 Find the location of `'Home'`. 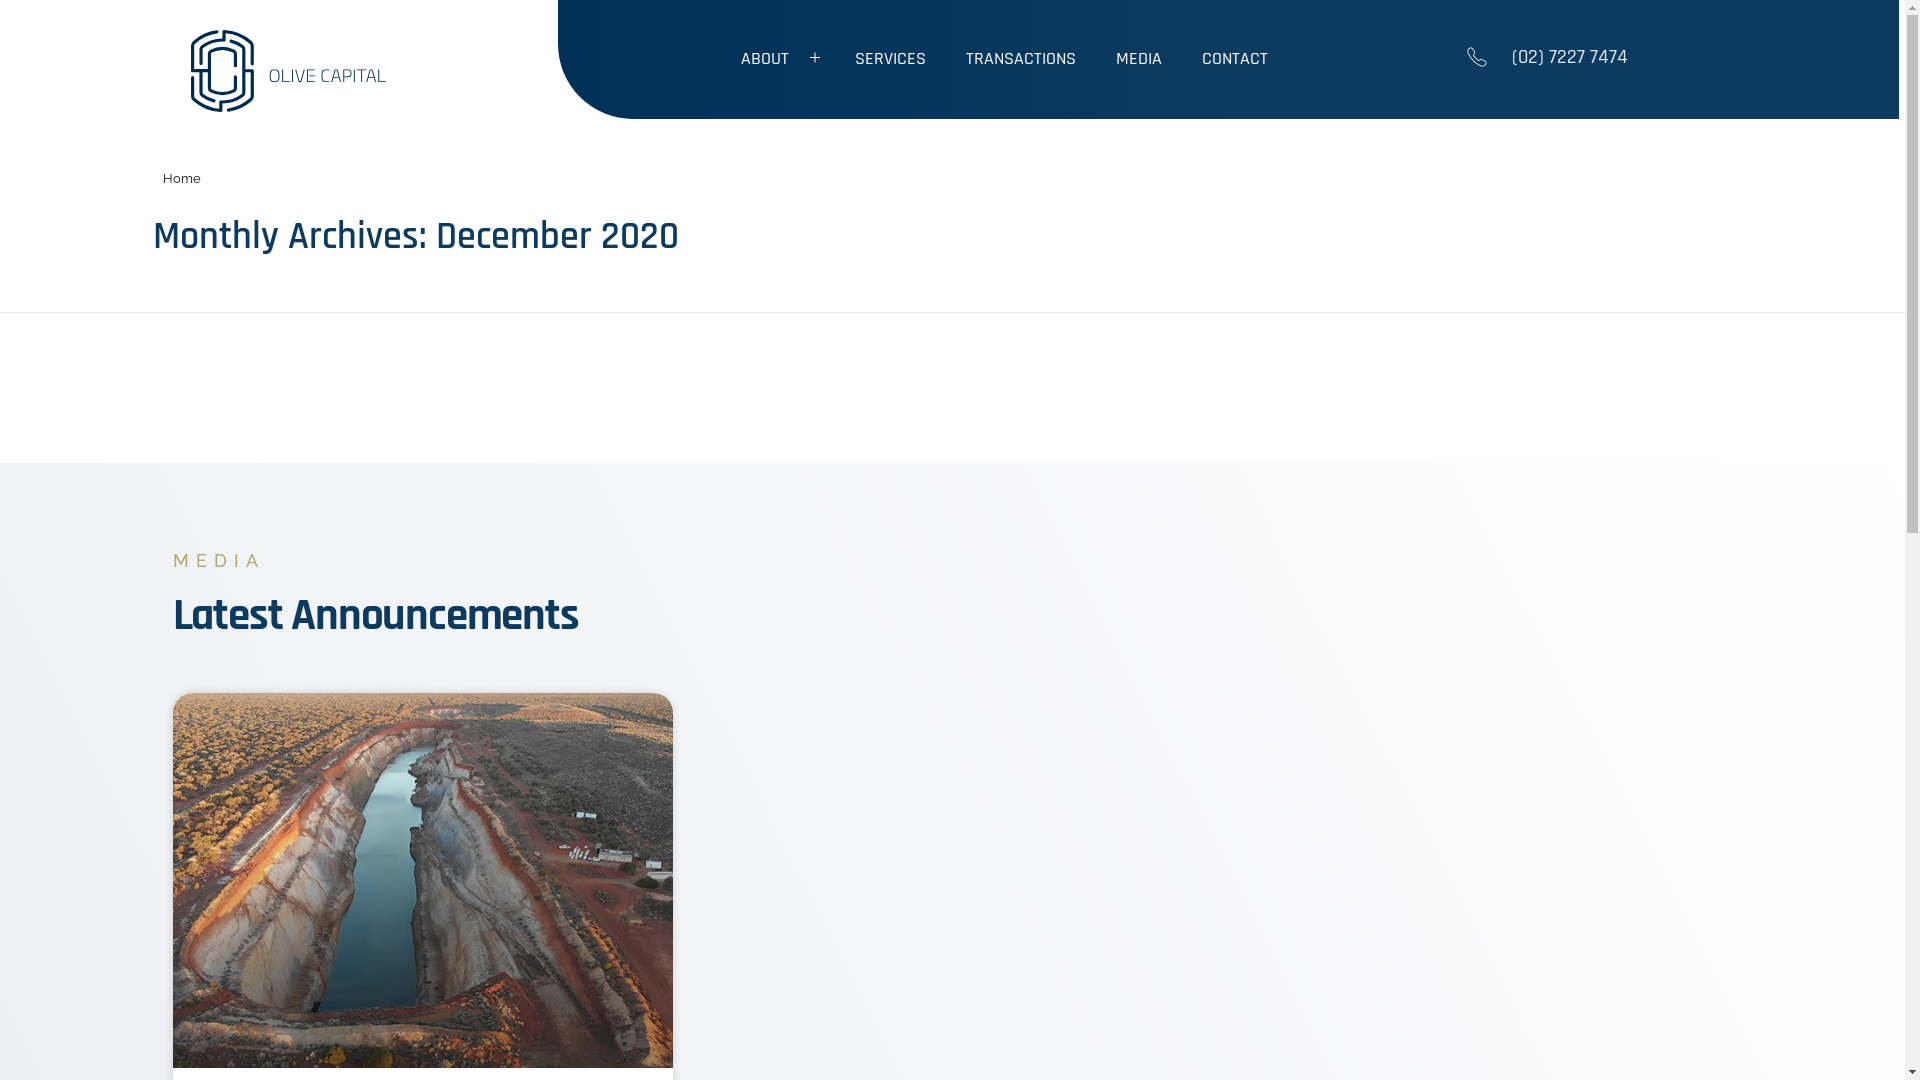

'Home' is located at coordinates (162, 177).